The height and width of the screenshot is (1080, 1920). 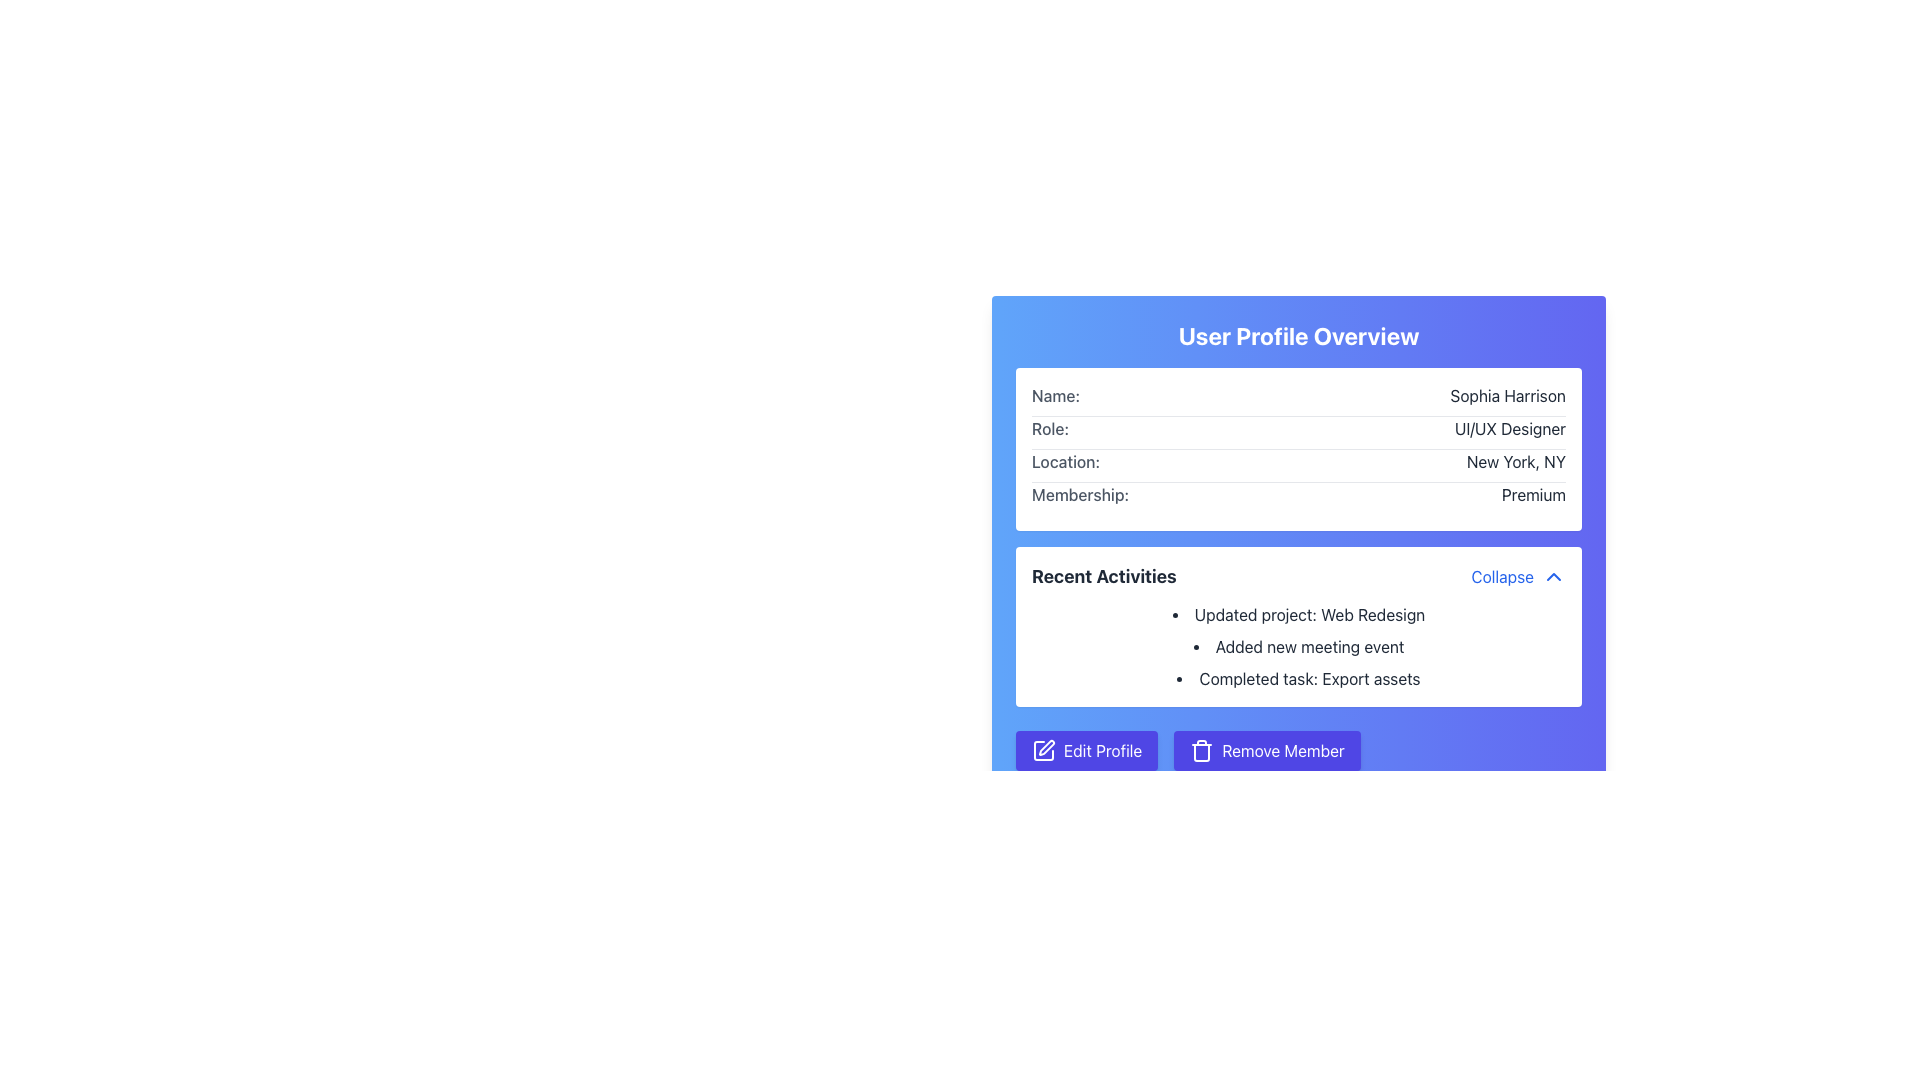 What do you see at coordinates (1065, 462) in the screenshot?
I see `the text label reading 'Location:' that is styled in gray color and is positioned to the left of 'New York, NY' within the user profile overview section` at bounding box center [1065, 462].